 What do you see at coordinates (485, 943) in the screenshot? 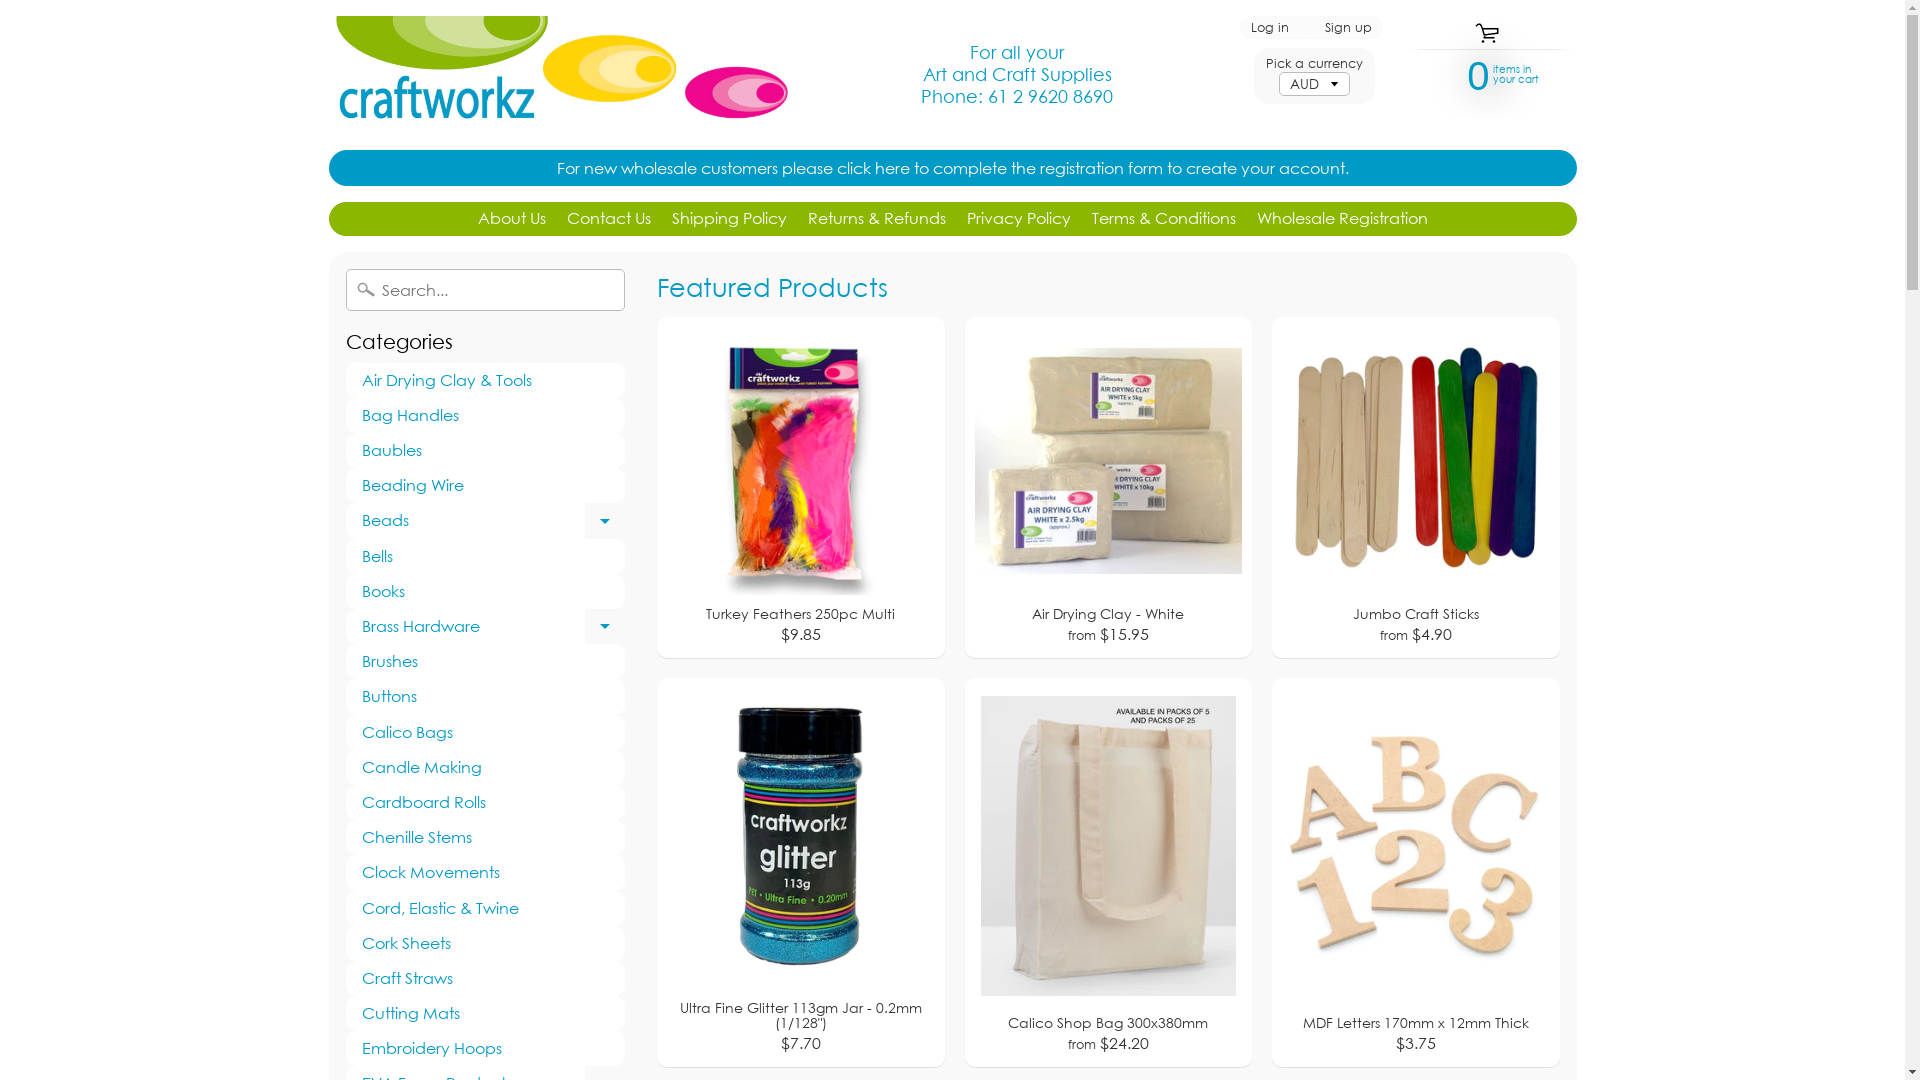
I see `'Cork Sheets'` at bounding box center [485, 943].